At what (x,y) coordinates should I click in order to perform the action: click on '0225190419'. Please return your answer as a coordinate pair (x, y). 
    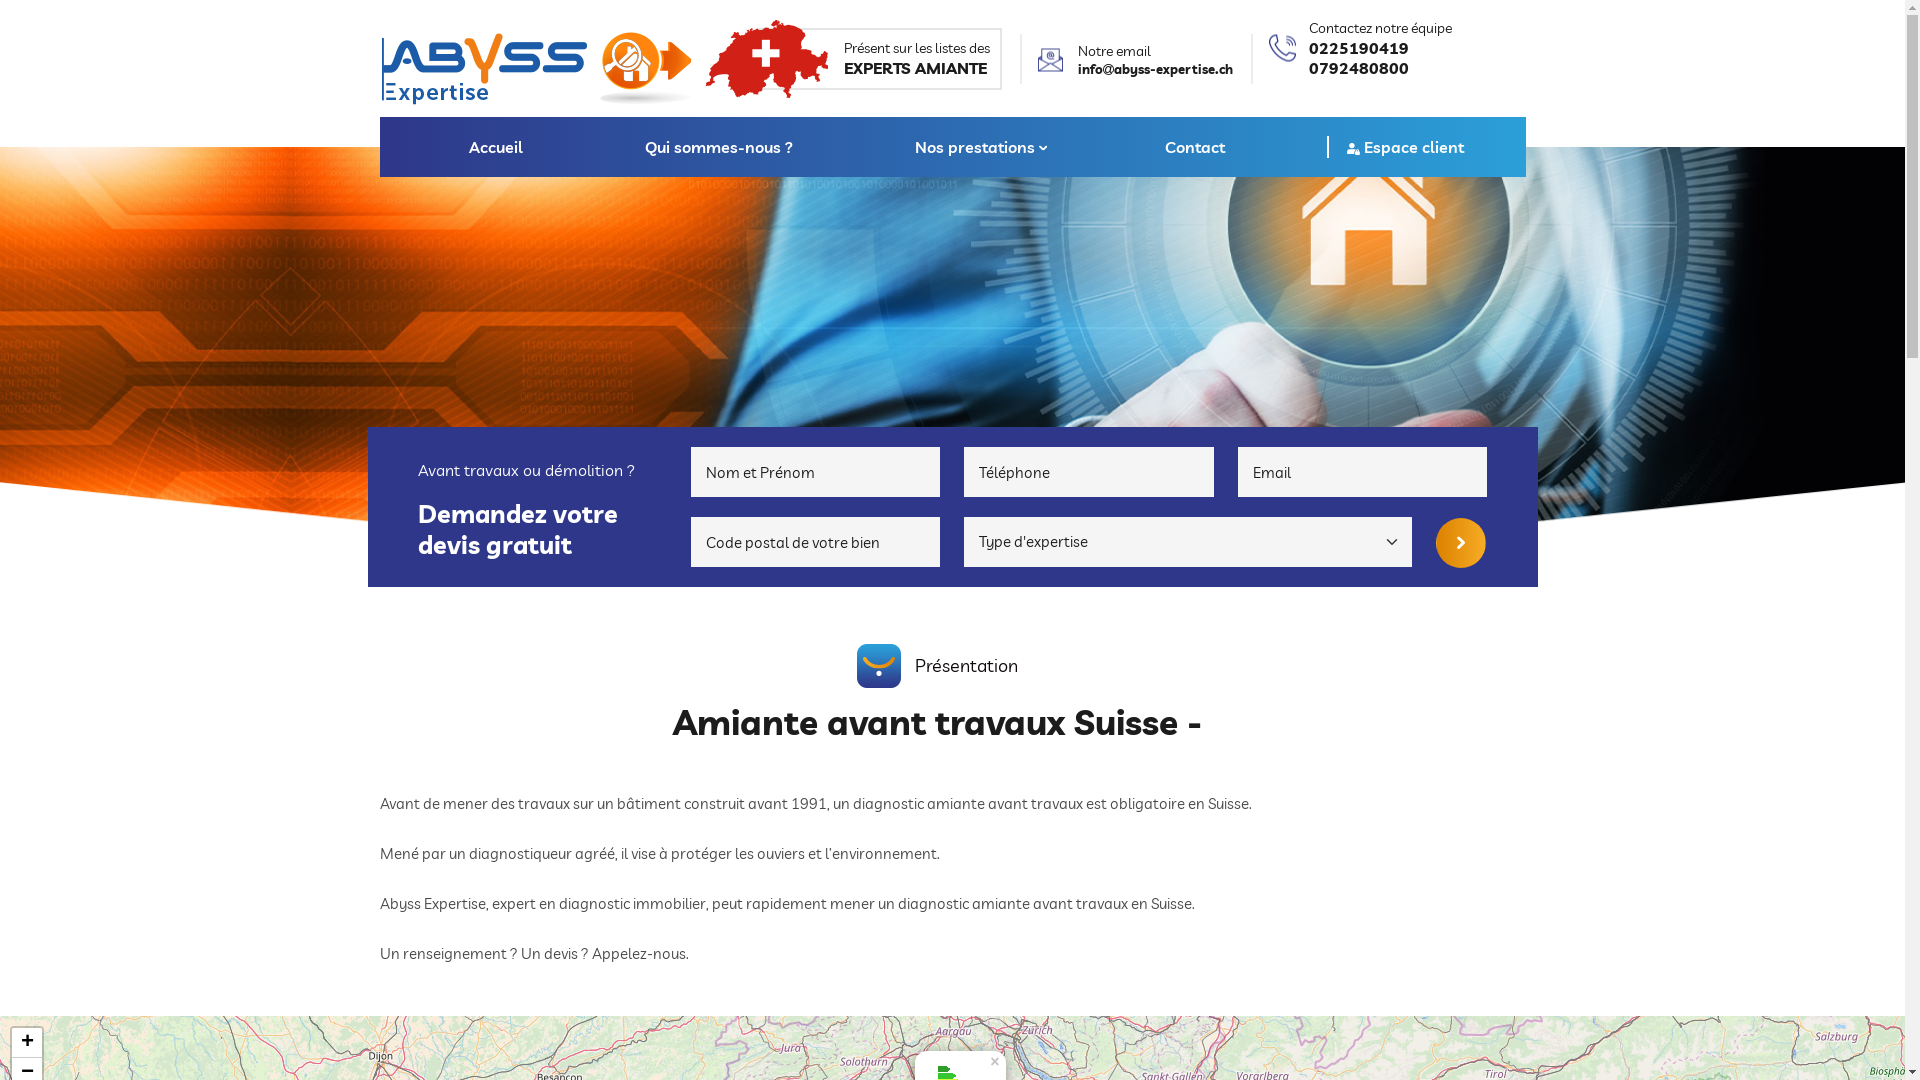
    Looking at the image, I should click on (1378, 46).